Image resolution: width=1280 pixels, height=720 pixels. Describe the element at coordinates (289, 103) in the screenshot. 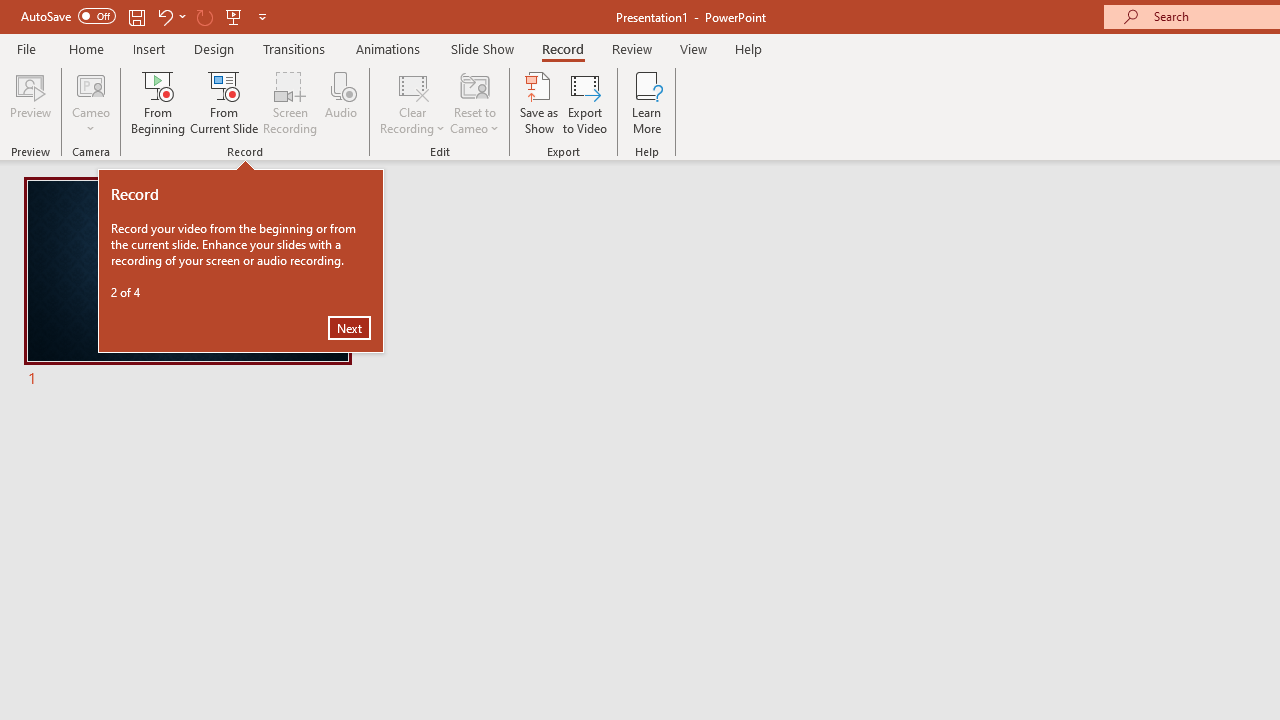

I see `'Screen Recording'` at that location.